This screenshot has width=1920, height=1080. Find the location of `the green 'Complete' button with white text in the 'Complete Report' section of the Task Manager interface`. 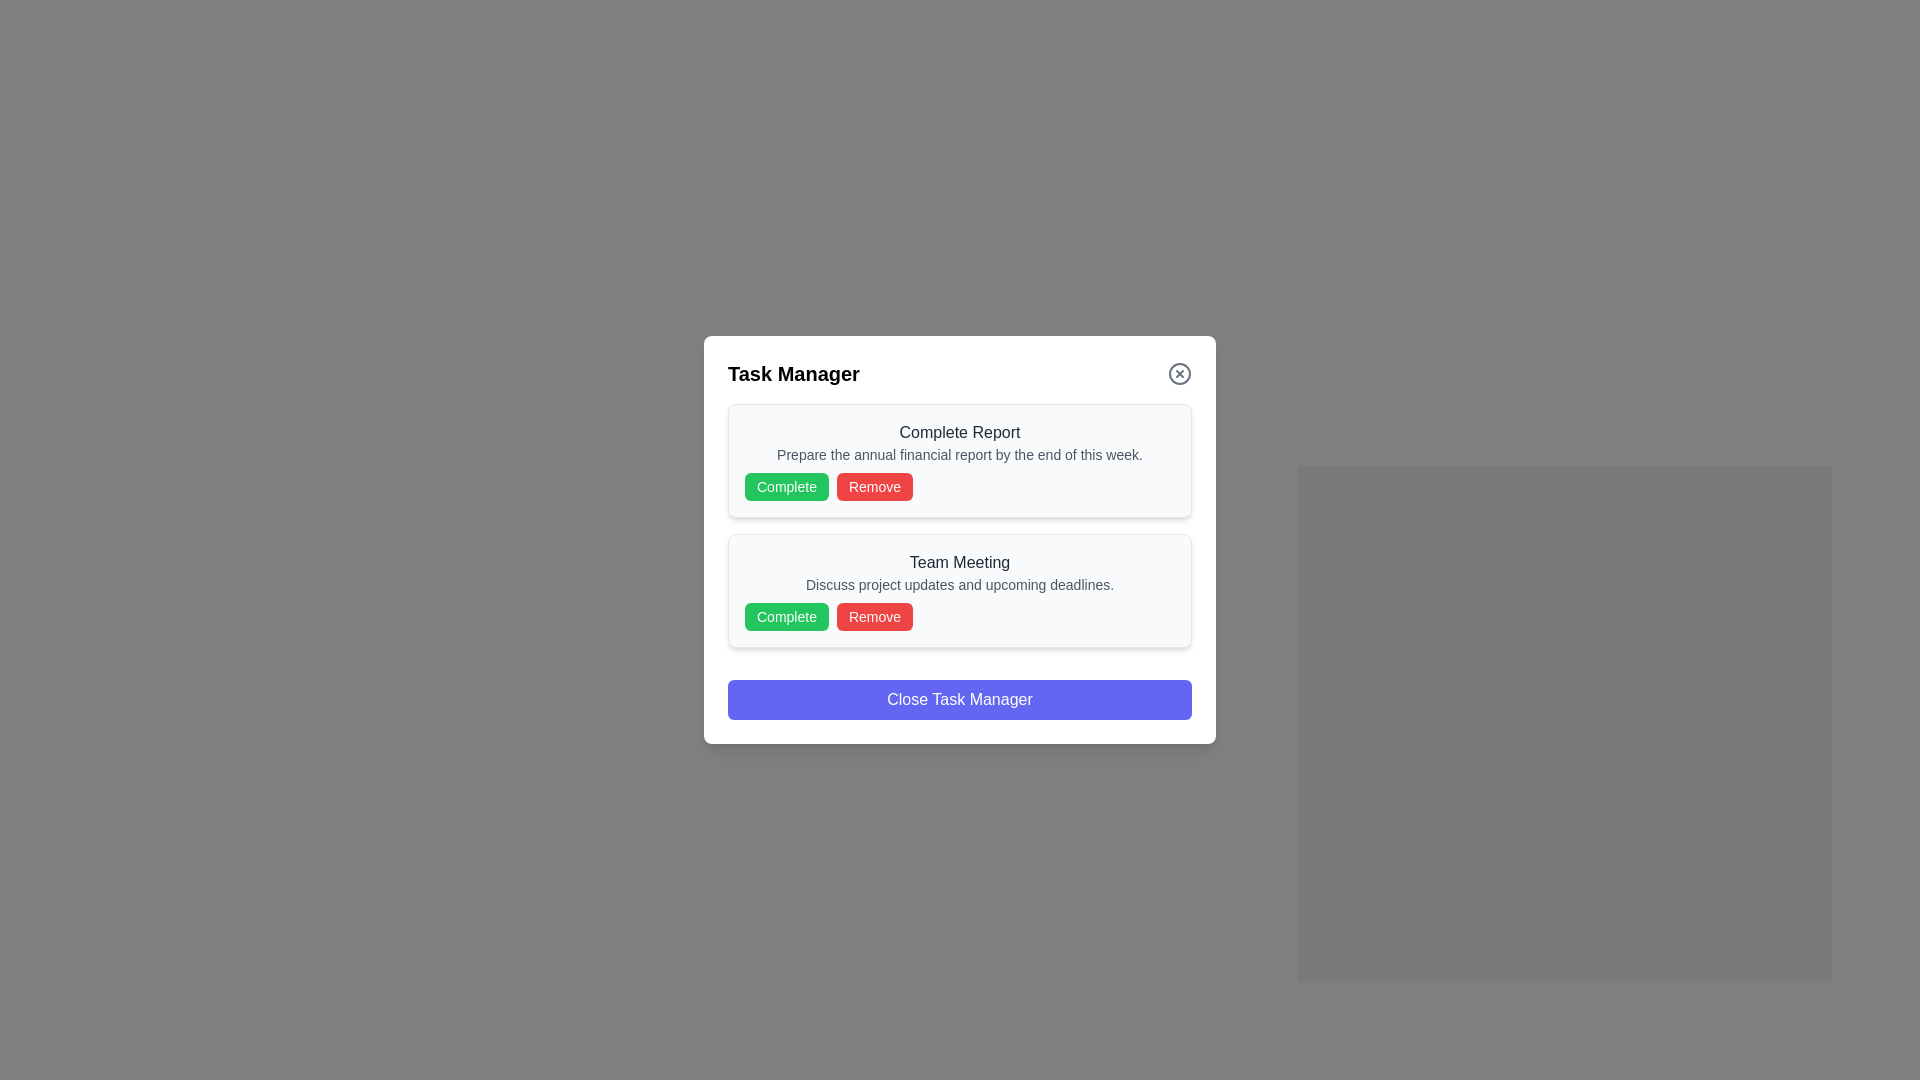

the green 'Complete' button with white text in the 'Complete Report' section of the Task Manager interface is located at coordinates (786, 486).